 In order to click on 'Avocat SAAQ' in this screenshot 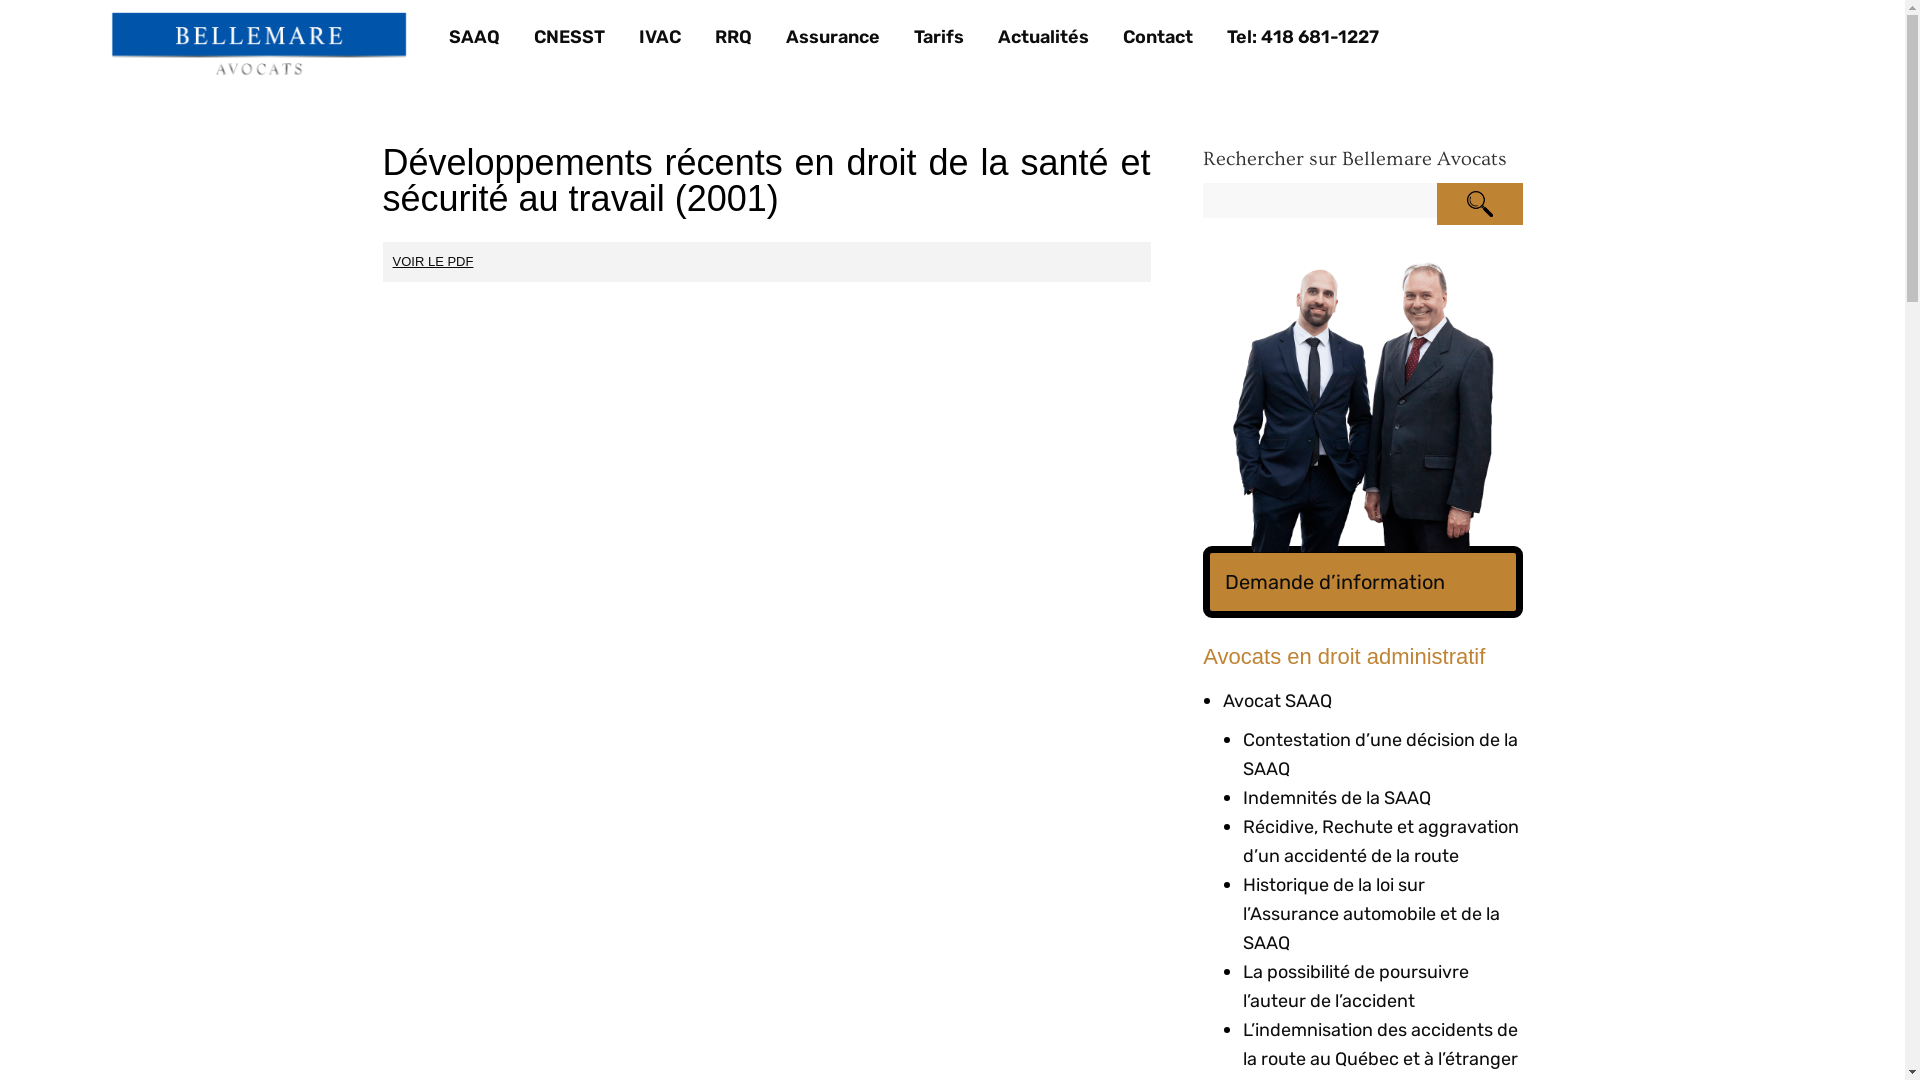, I will do `click(1276, 700)`.